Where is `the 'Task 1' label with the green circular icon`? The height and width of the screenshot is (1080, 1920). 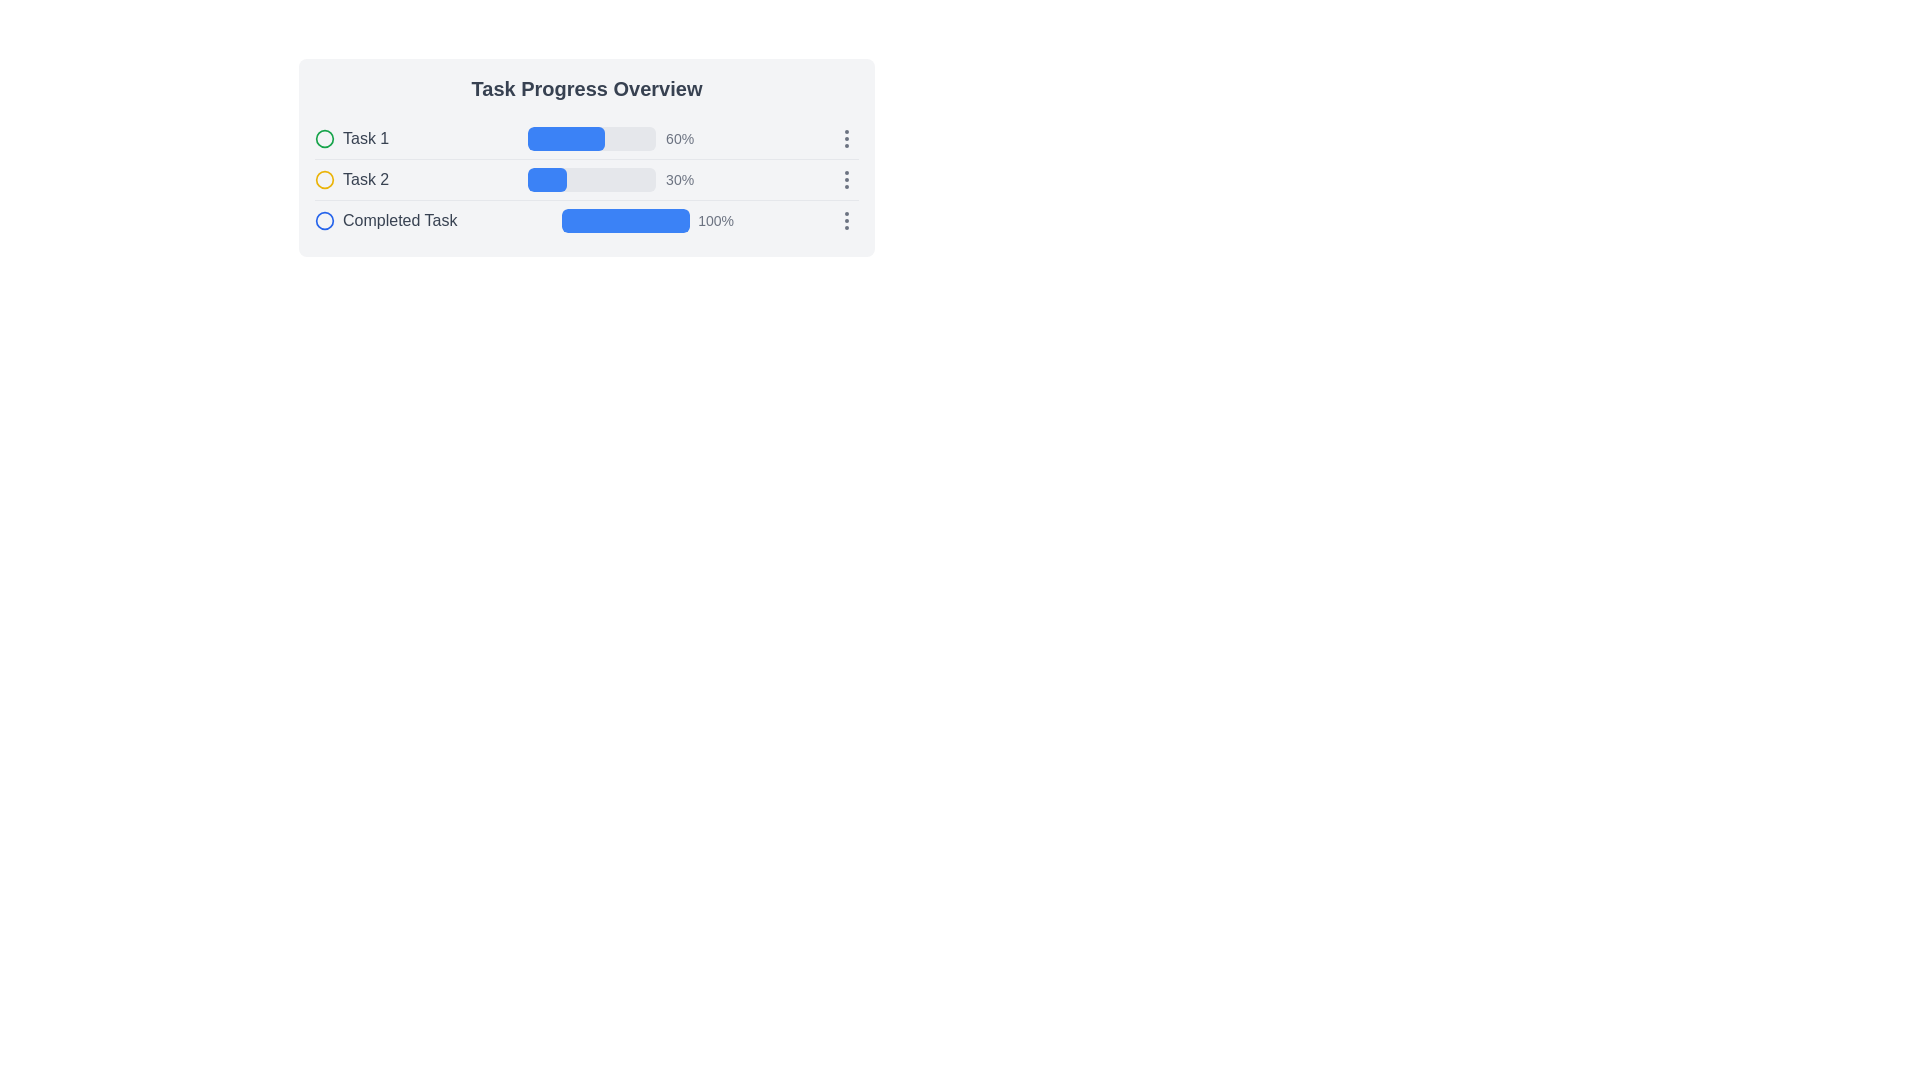
the 'Task 1' label with the green circular icon is located at coordinates (351, 137).